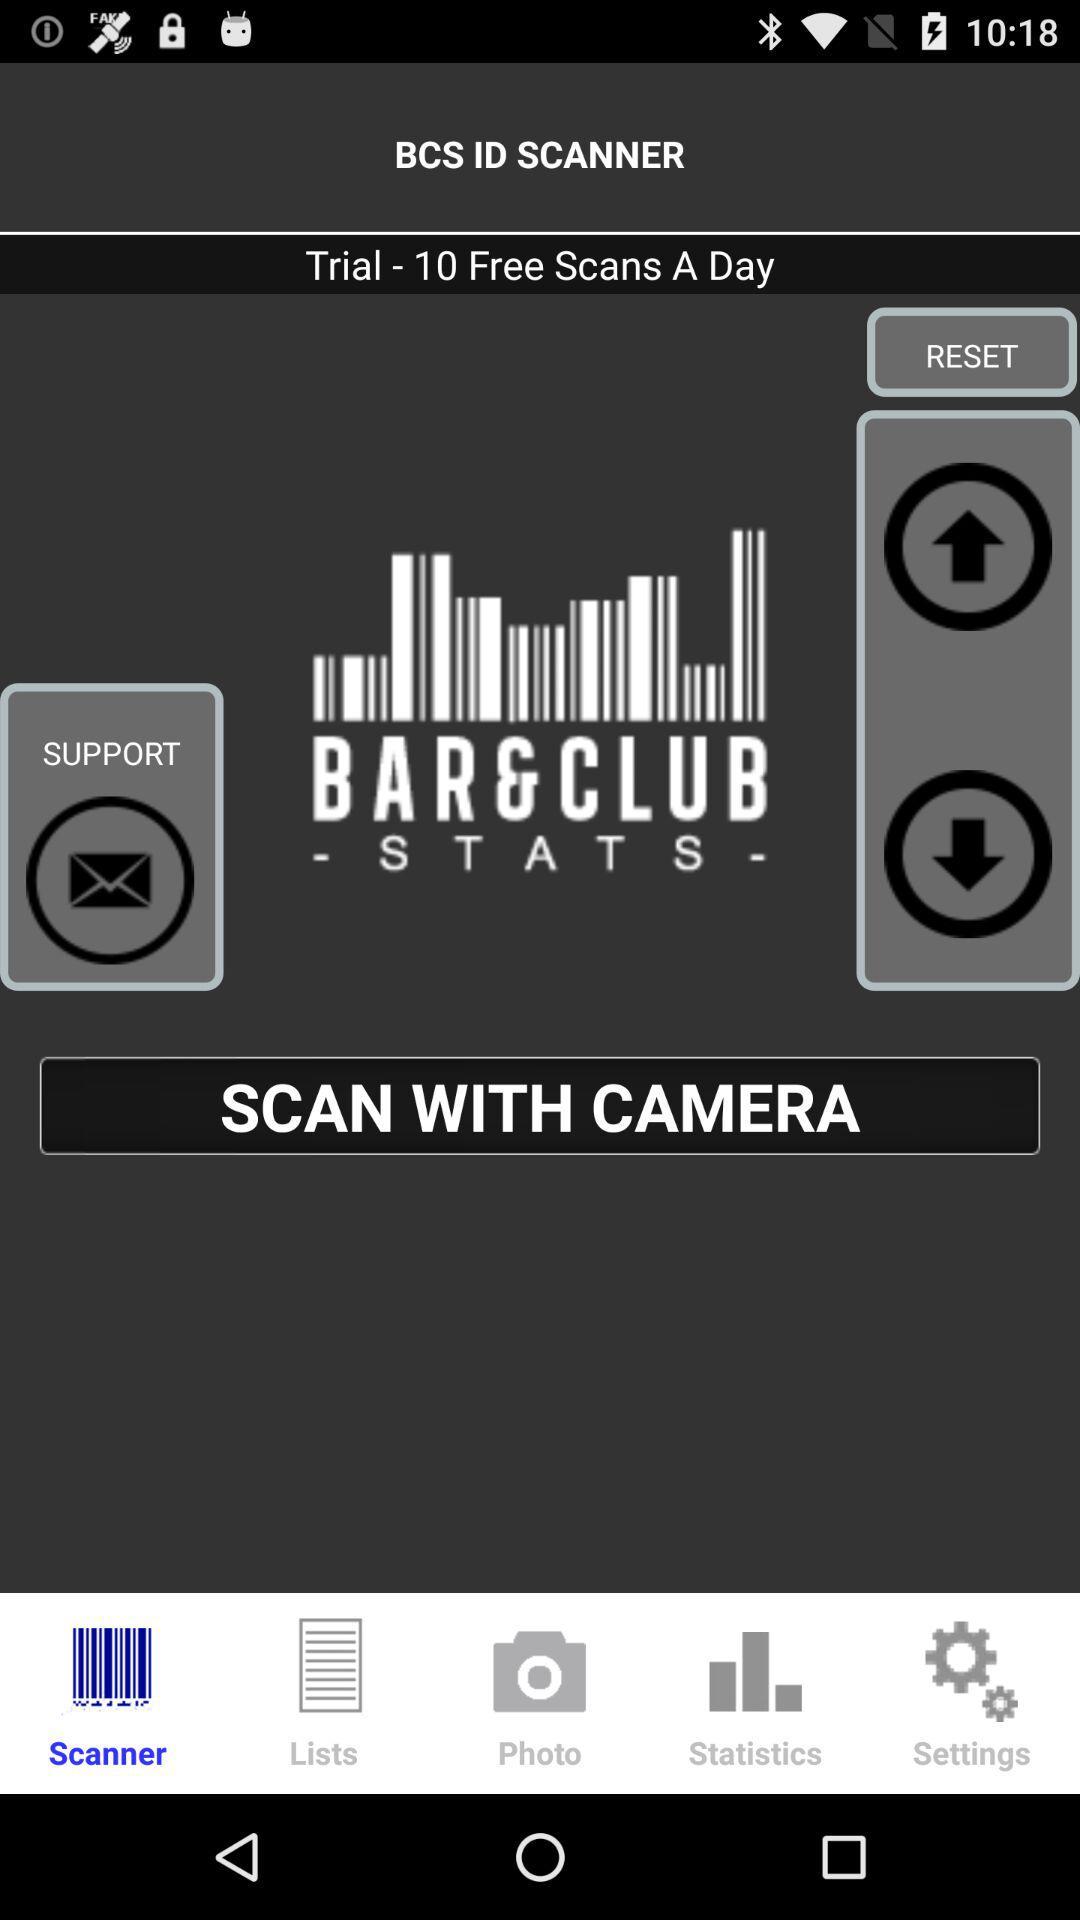  What do you see at coordinates (110, 880) in the screenshot?
I see `send message to support` at bounding box center [110, 880].